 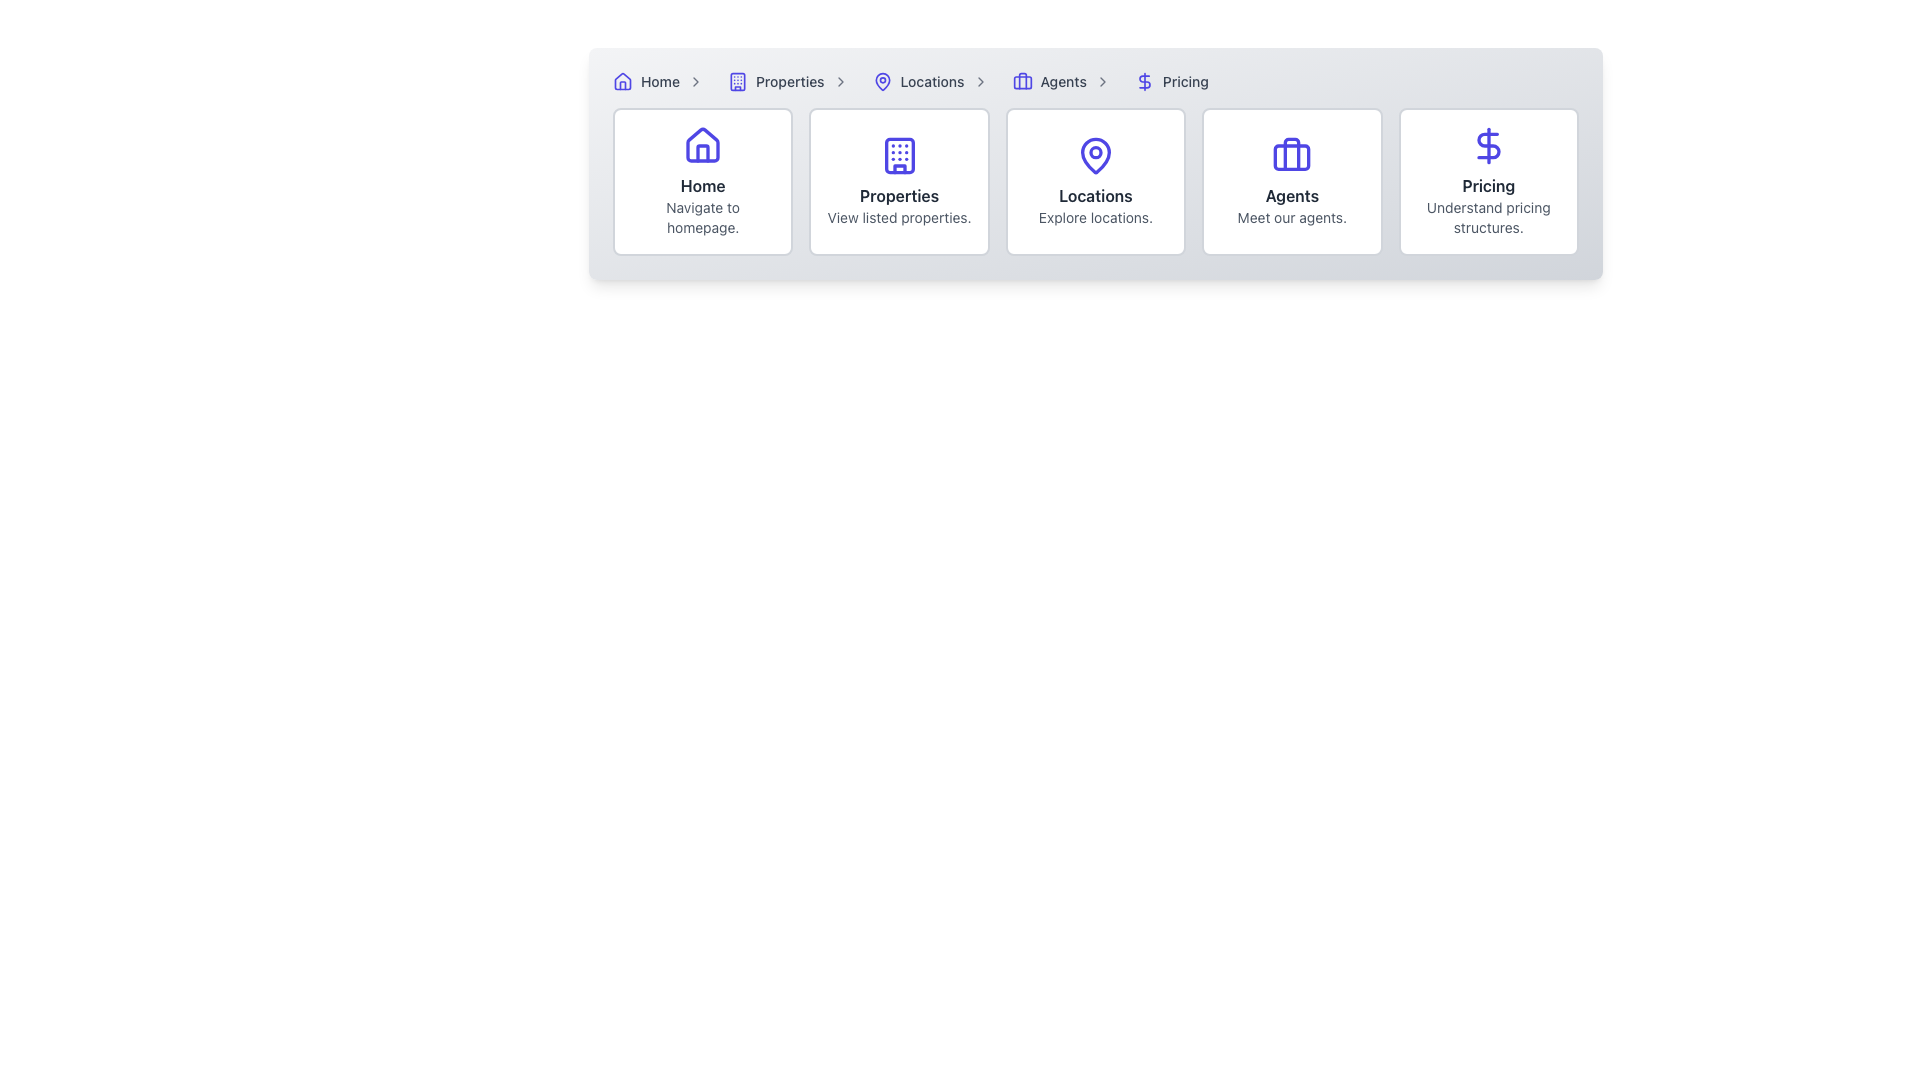 I want to click on the icon in the second navigation card from the left, adjacent to the 'Home' navigation card, so click(x=898, y=154).